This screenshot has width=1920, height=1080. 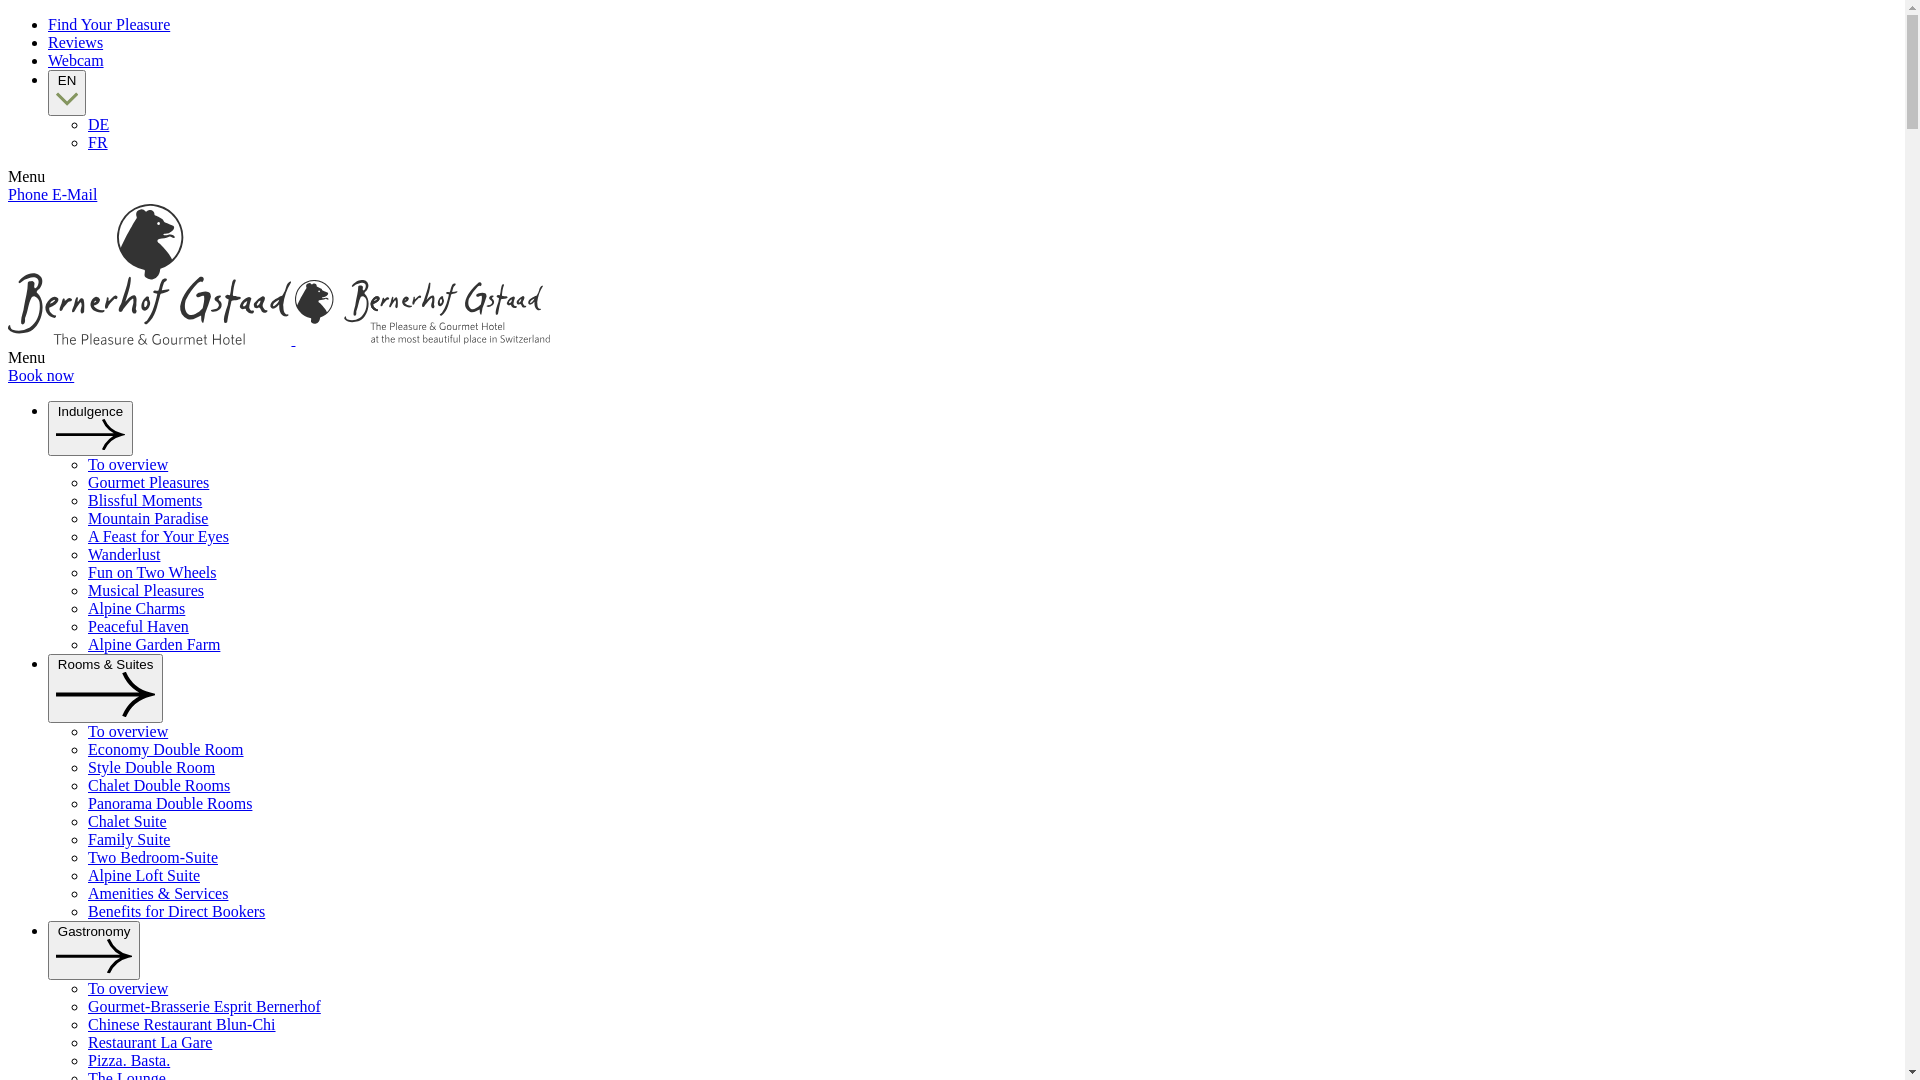 I want to click on 'Fun on Two Wheels', so click(x=151, y=572).